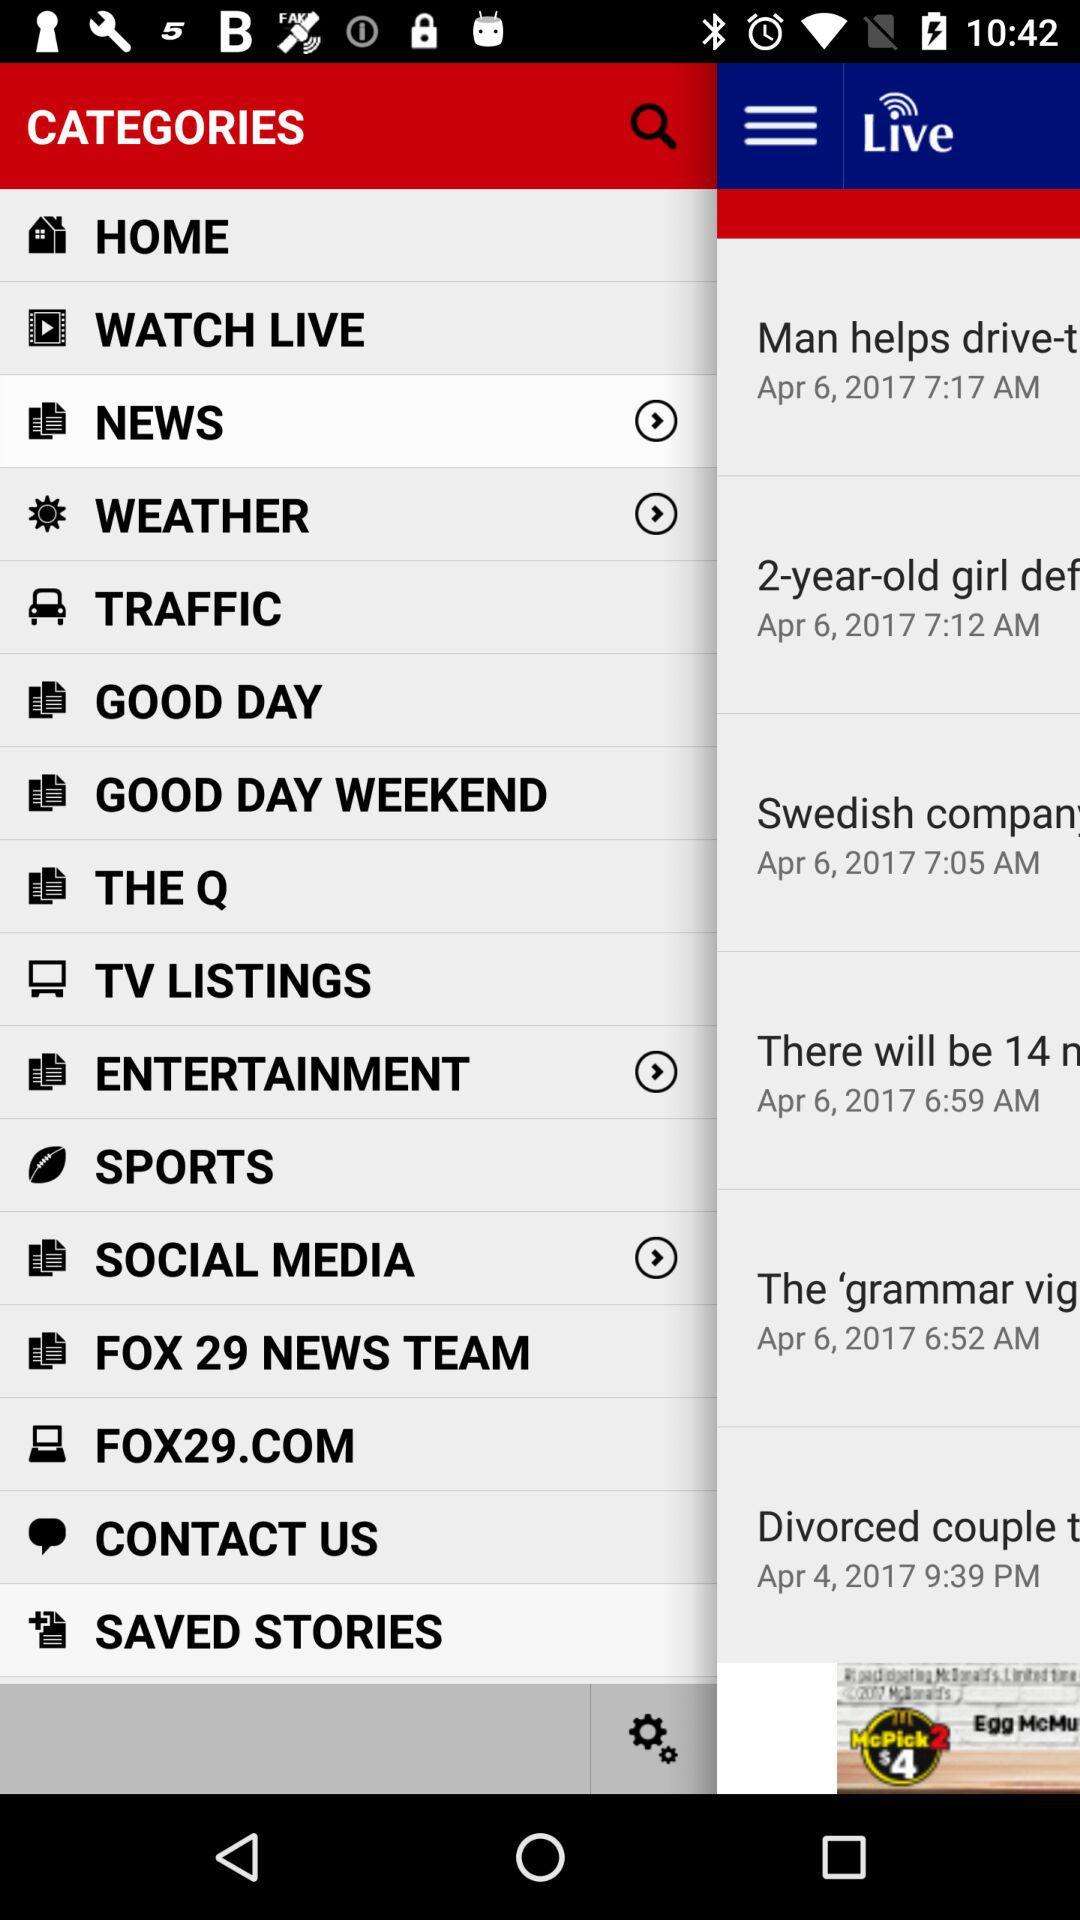 The height and width of the screenshot is (1920, 1080). Describe the element at coordinates (654, 124) in the screenshot. I see `the search icon` at that location.